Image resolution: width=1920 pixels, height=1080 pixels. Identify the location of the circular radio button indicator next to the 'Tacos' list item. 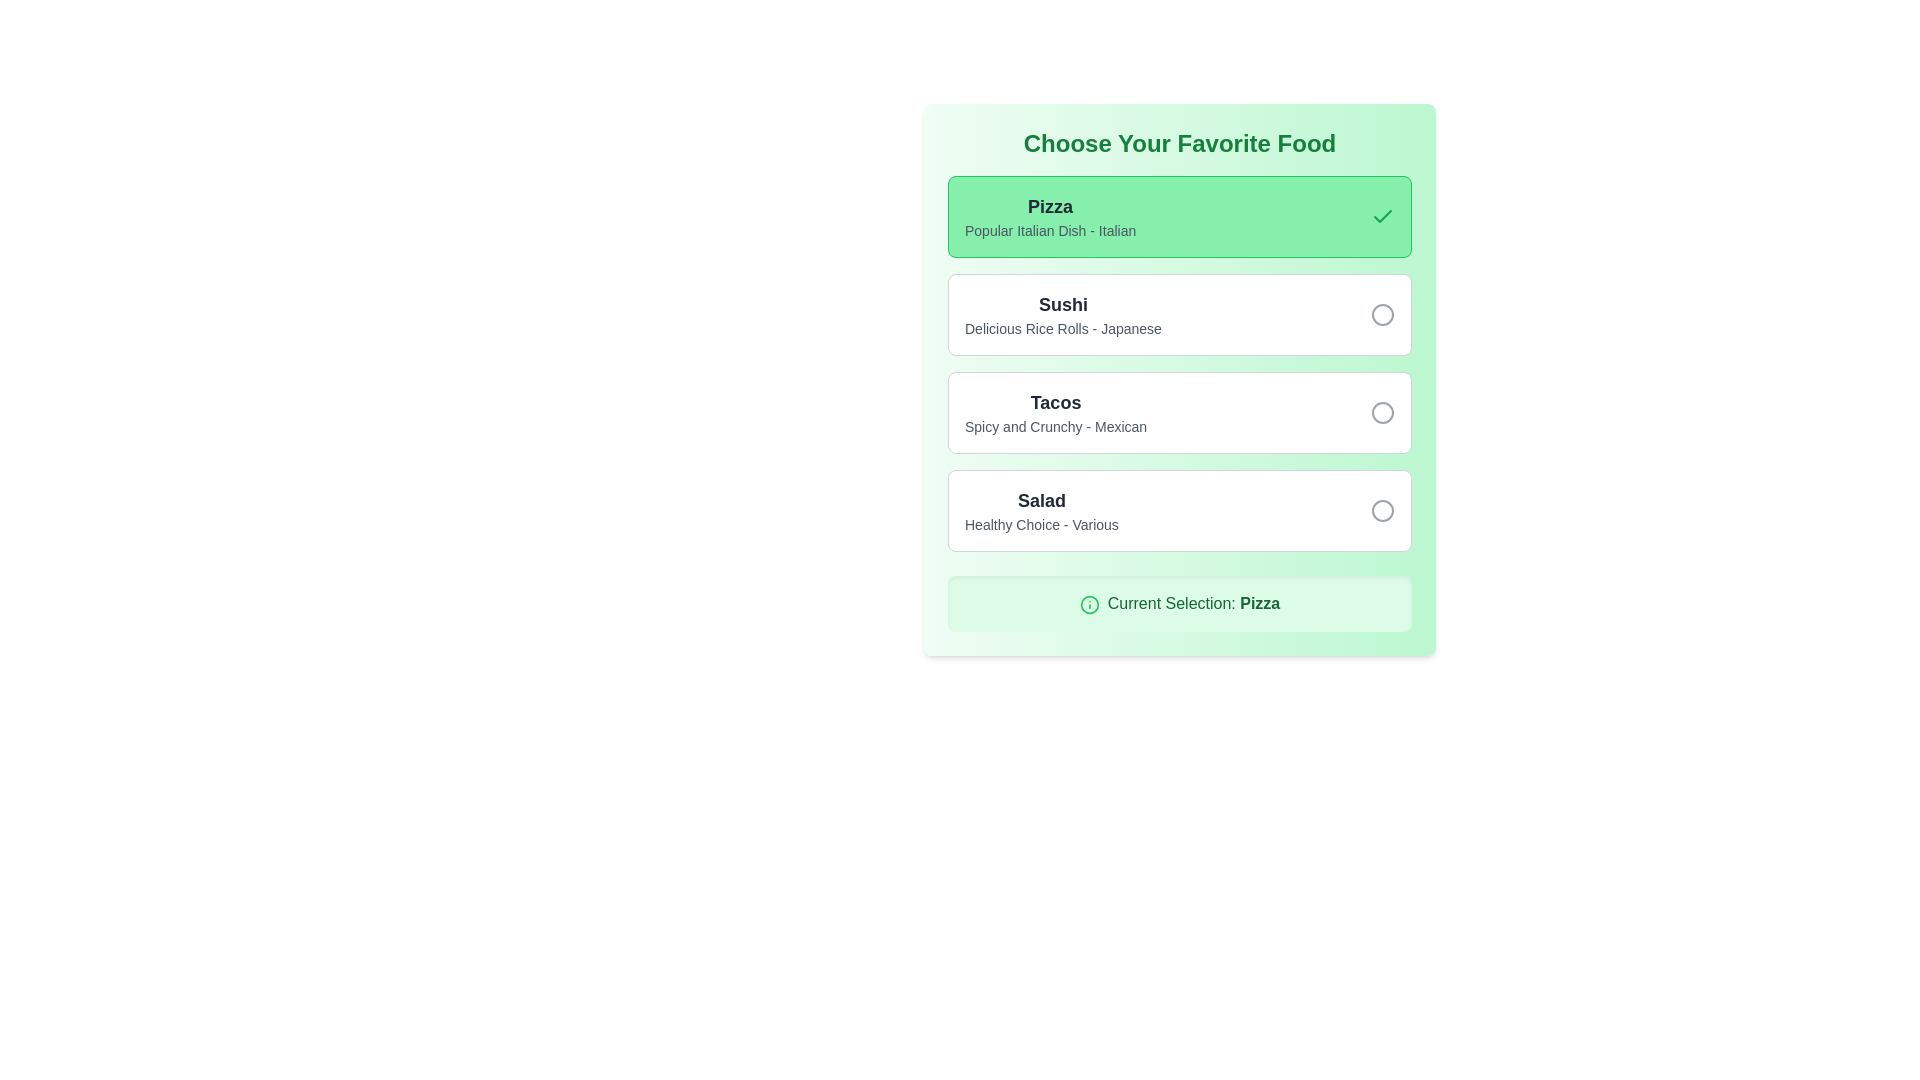
(1381, 411).